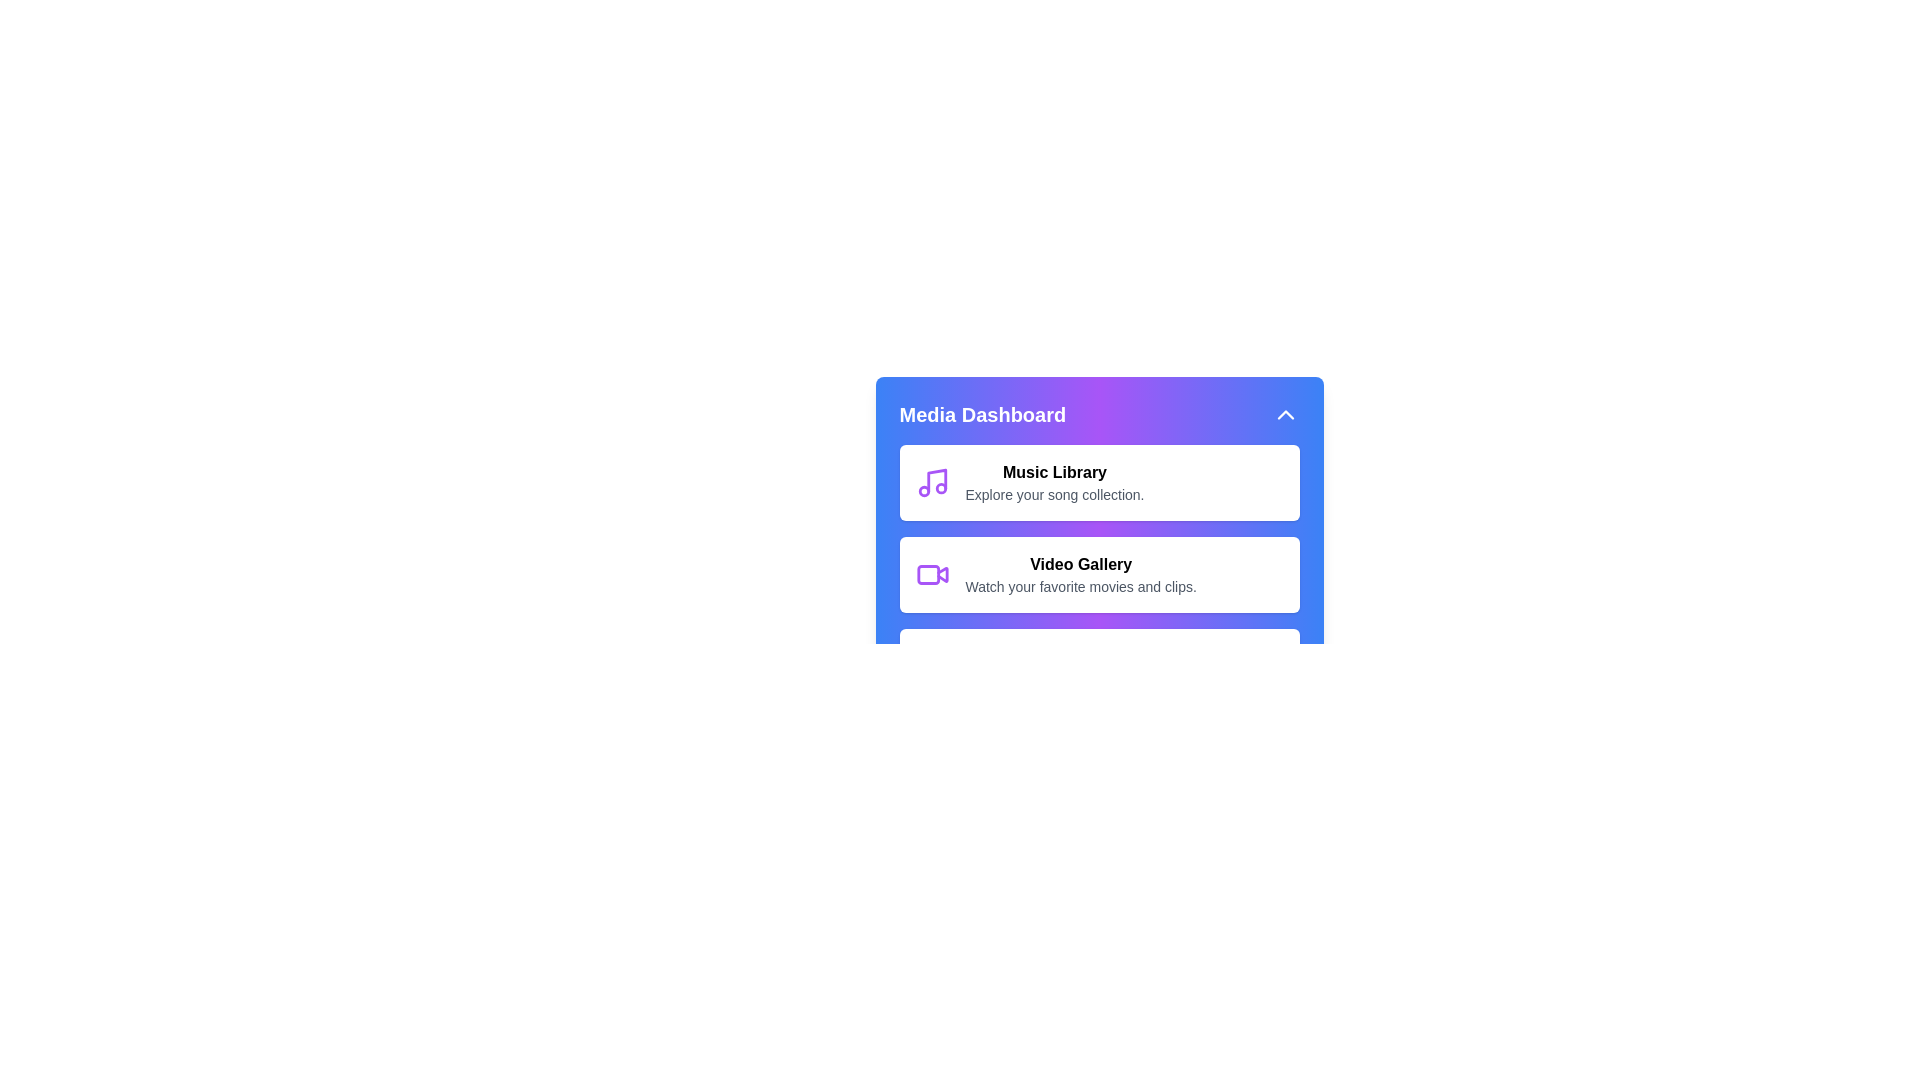 The width and height of the screenshot is (1920, 1080). Describe the element at coordinates (1098, 574) in the screenshot. I see `the 'Video Gallery' section to select it` at that location.